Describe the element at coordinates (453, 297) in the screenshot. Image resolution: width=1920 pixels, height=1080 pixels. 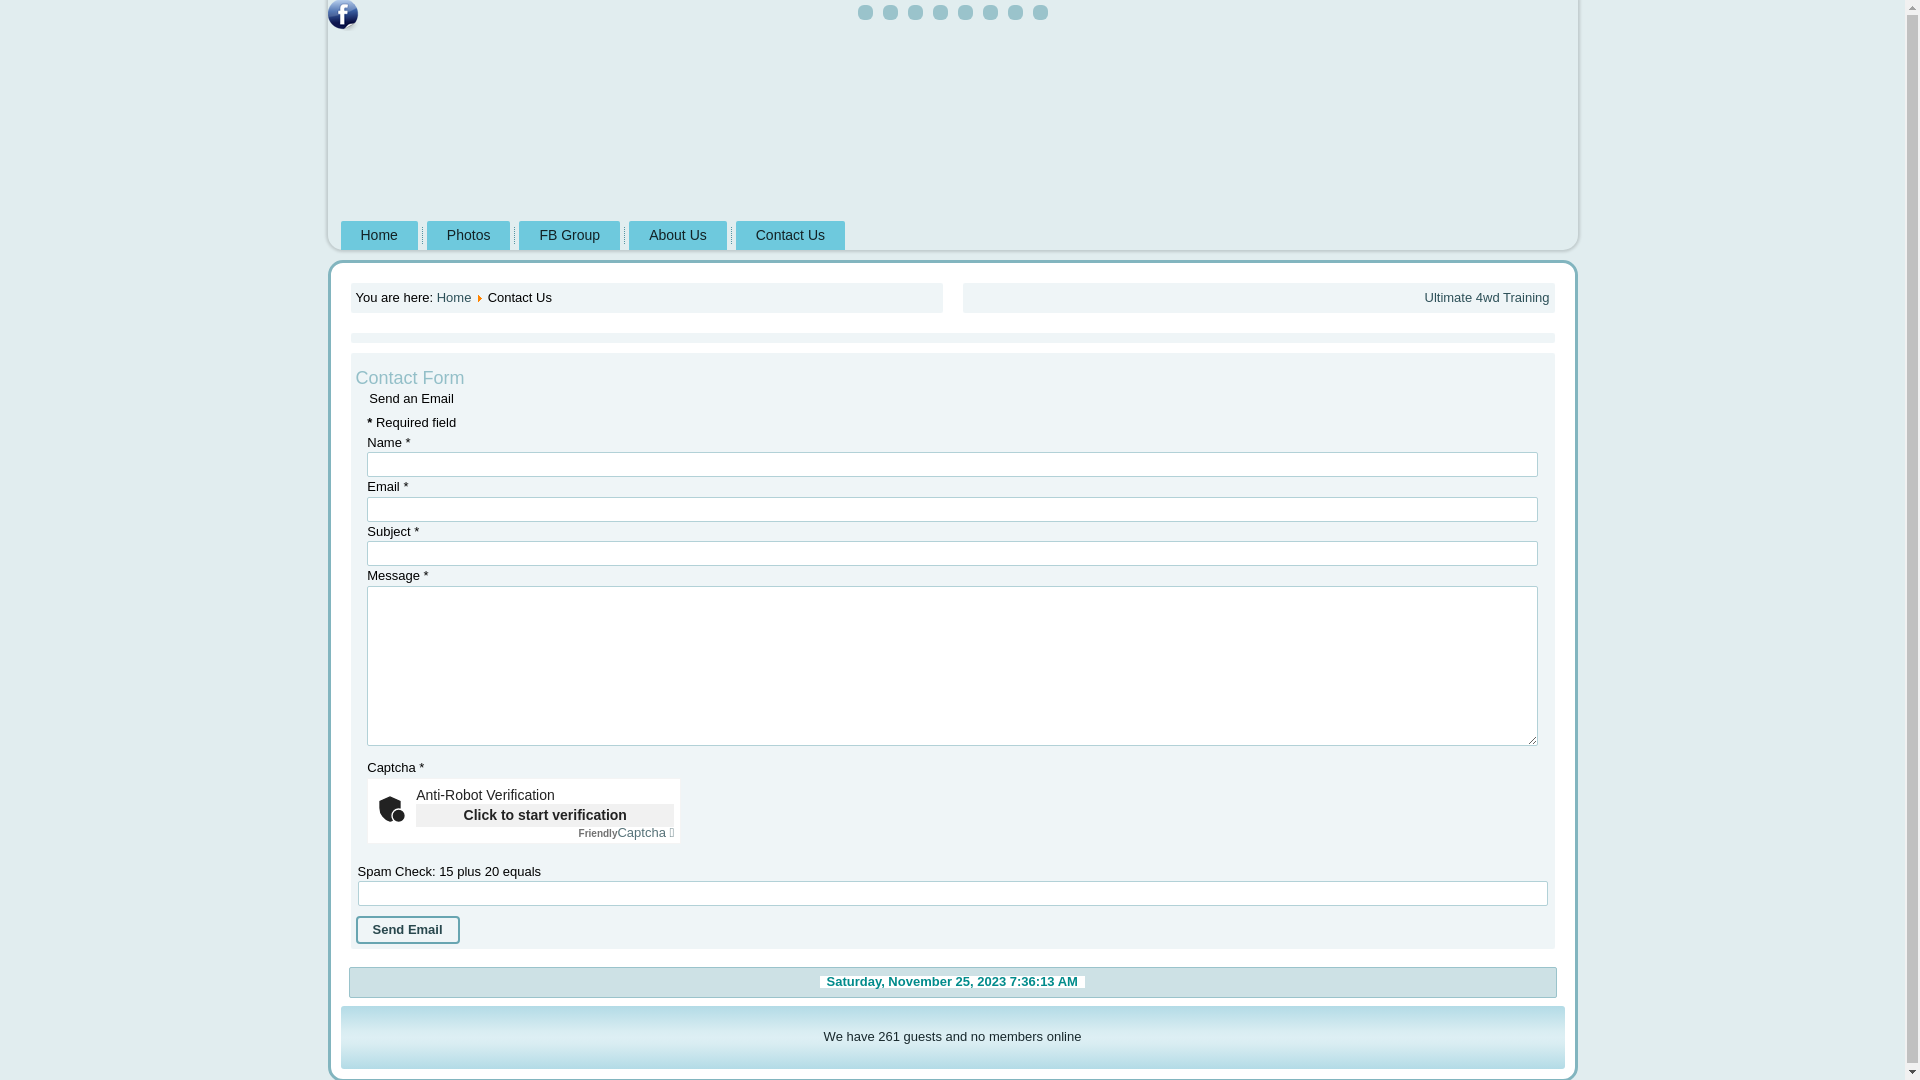
I see `'Home'` at that location.